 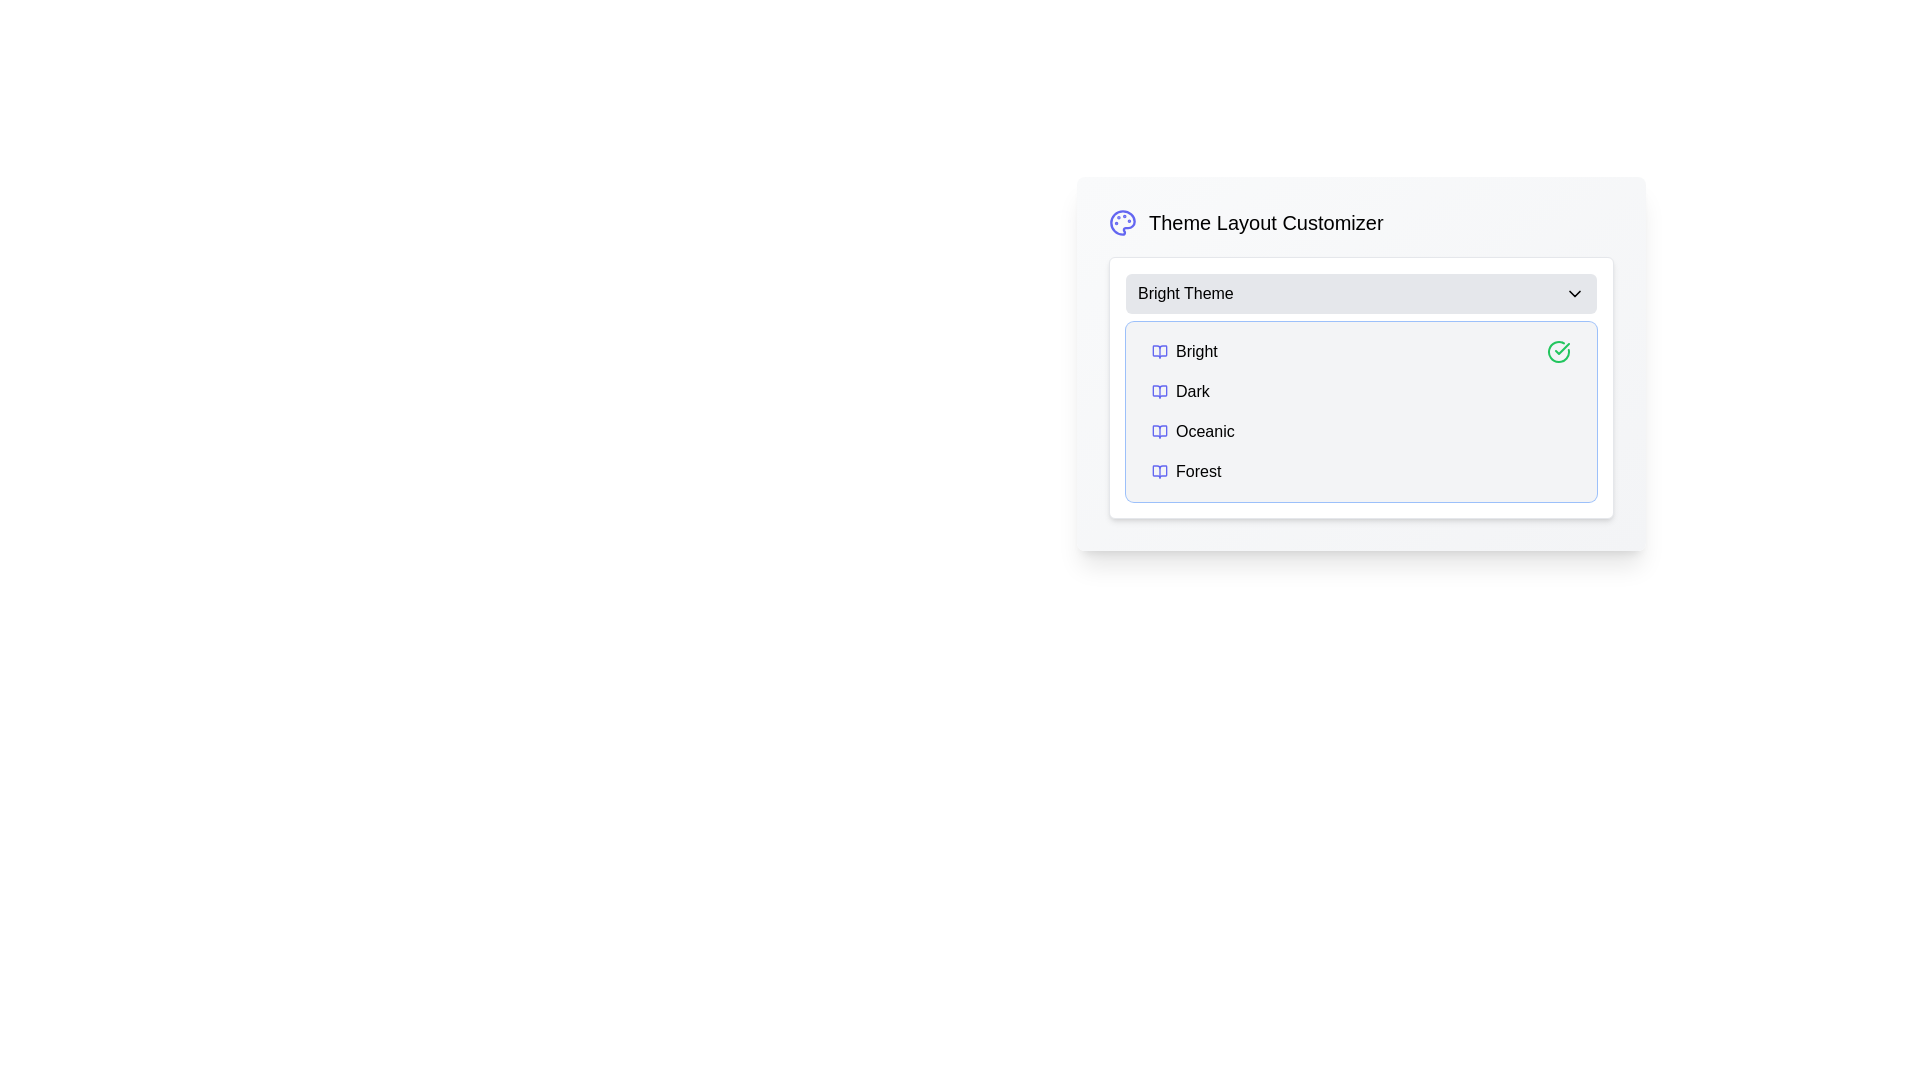 What do you see at coordinates (1198, 471) in the screenshot?
I see `the 'Forest' dropdown option within the 'Theme Layout Customizer'` at bounding box center [1198, 471].